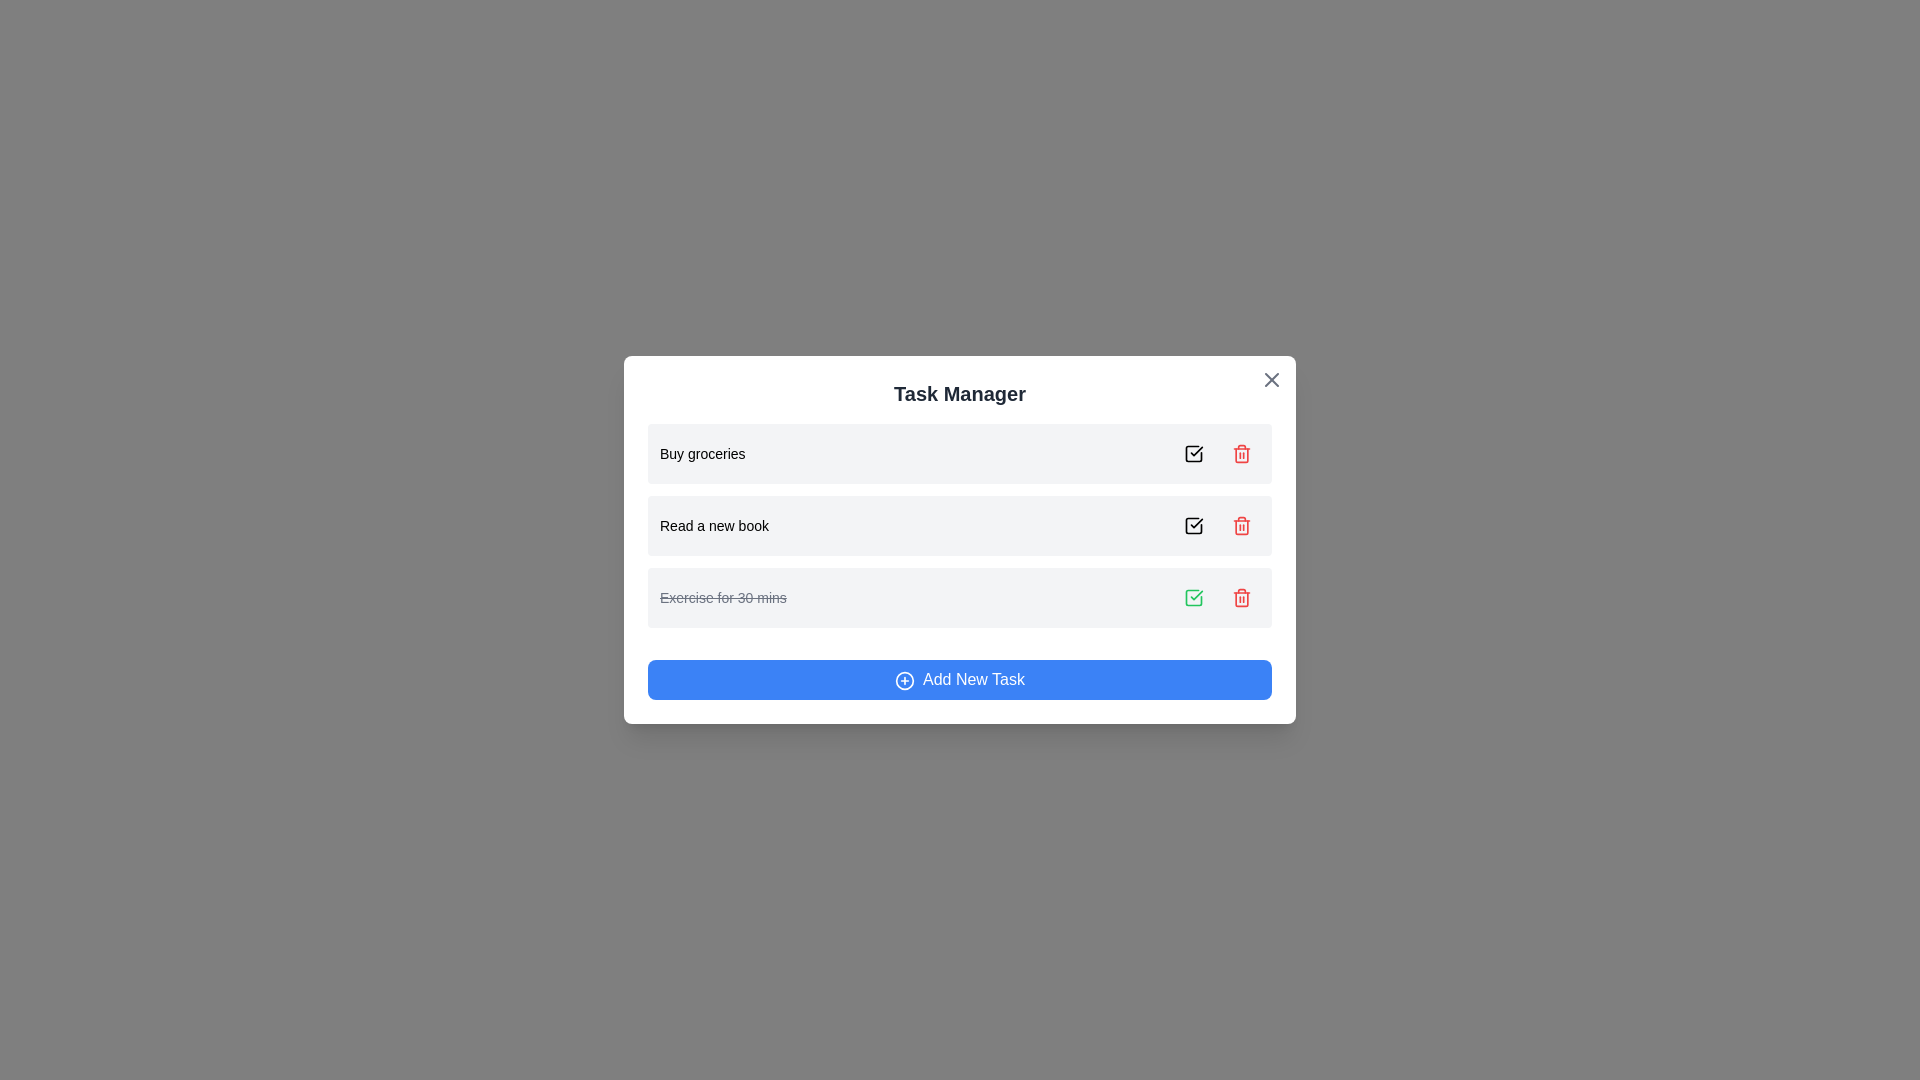 Image resolution: width=1920 pixels, height=1080 pixels. What do you see at coordinates (1271, 380) in the screenshot?
I see `the close button represented by an 'X' icon in the top-right corner of the 'Task Manager' dialog box` at bounding box center [1271, 380].